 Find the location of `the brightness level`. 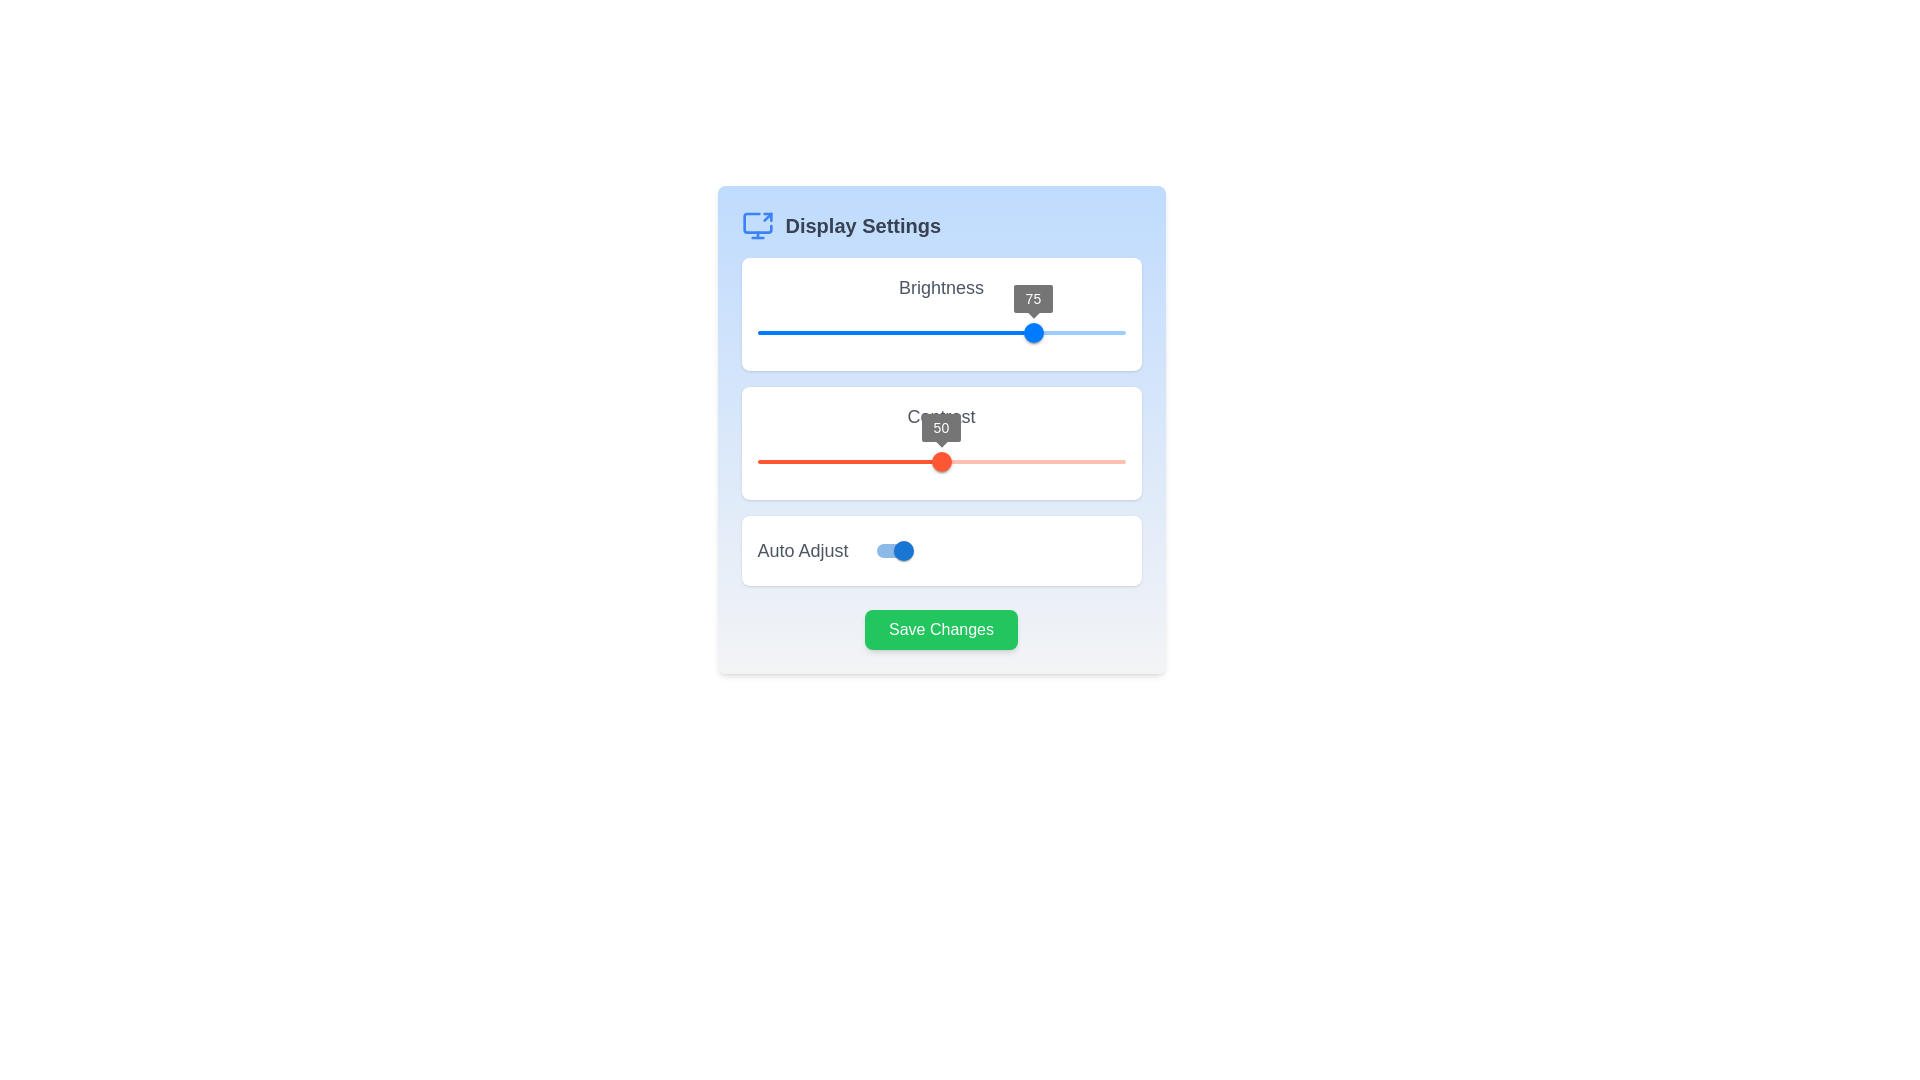

the brightness level is located at coordinates (892, 331).